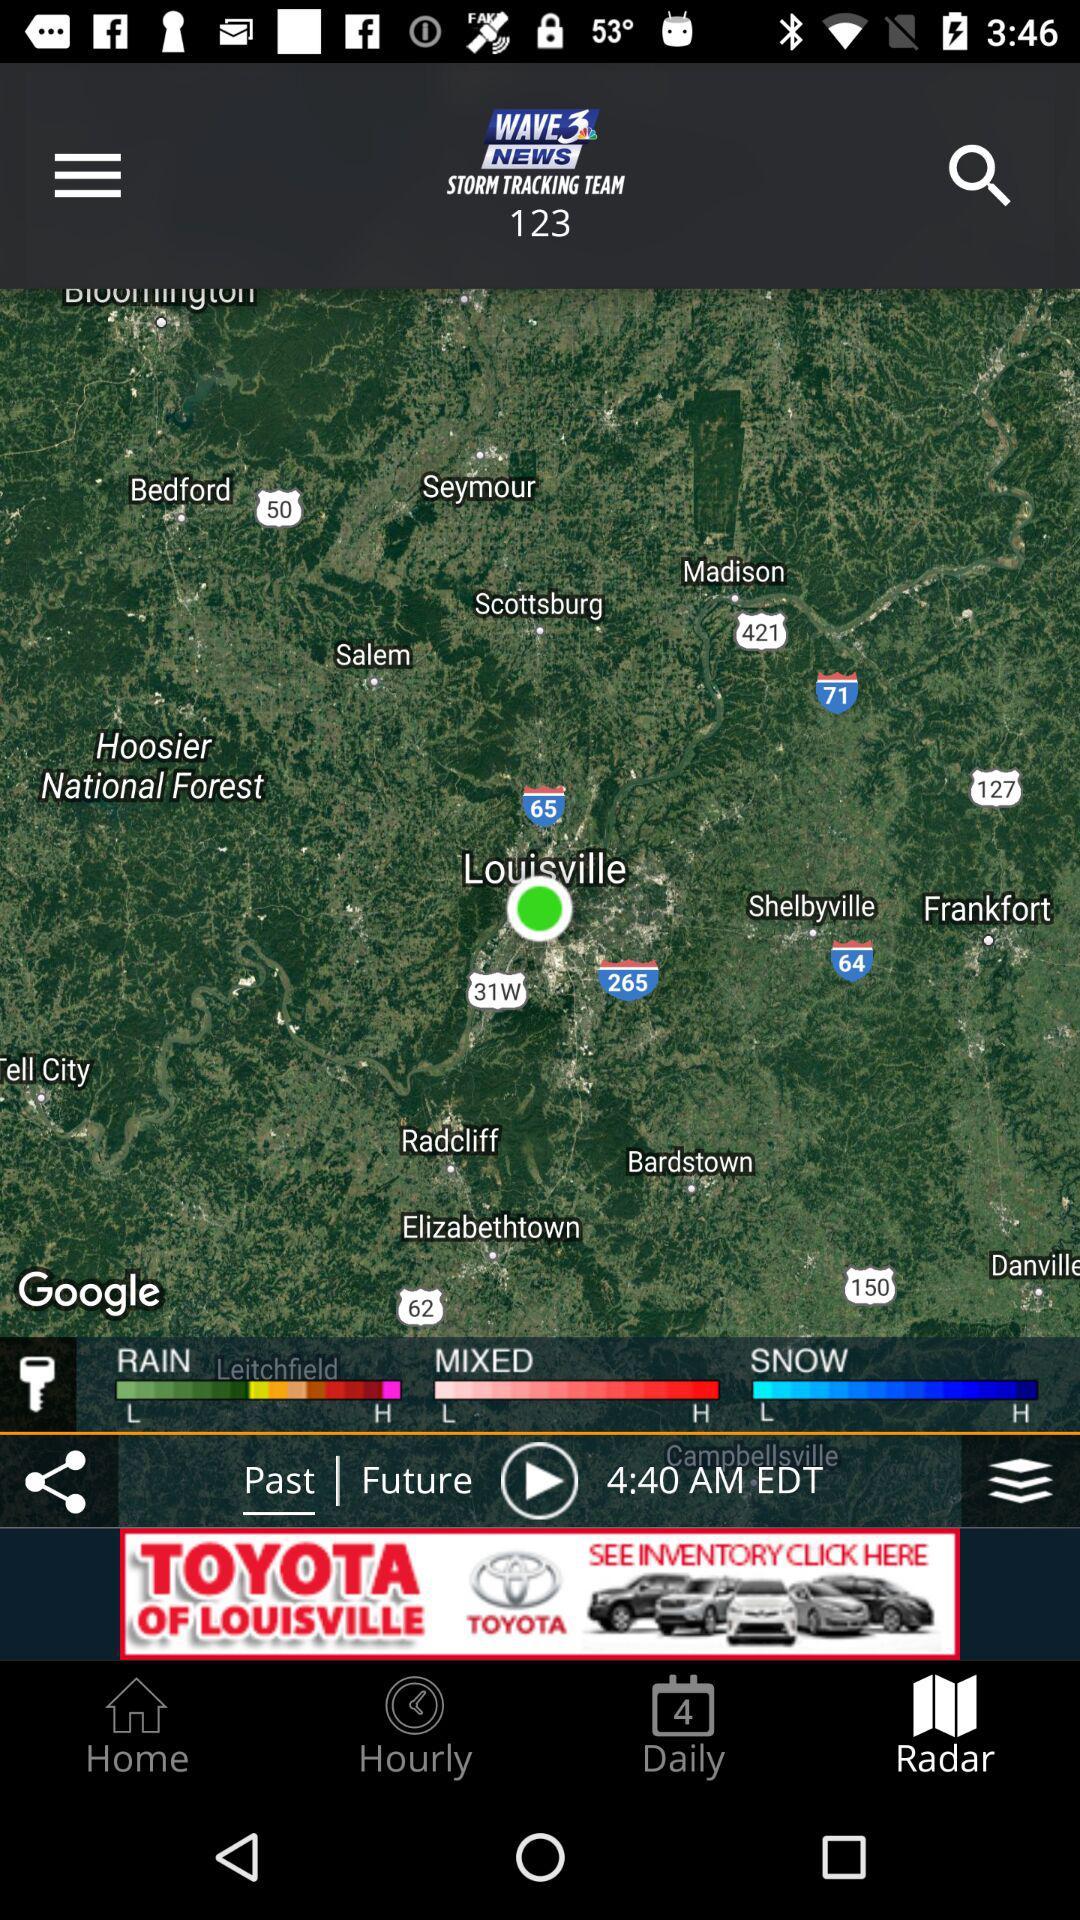 Image resolution: width=1080 pixels, height=1920 pixels. I want to click on the item to the left of hourly item, so click(135, 1726).